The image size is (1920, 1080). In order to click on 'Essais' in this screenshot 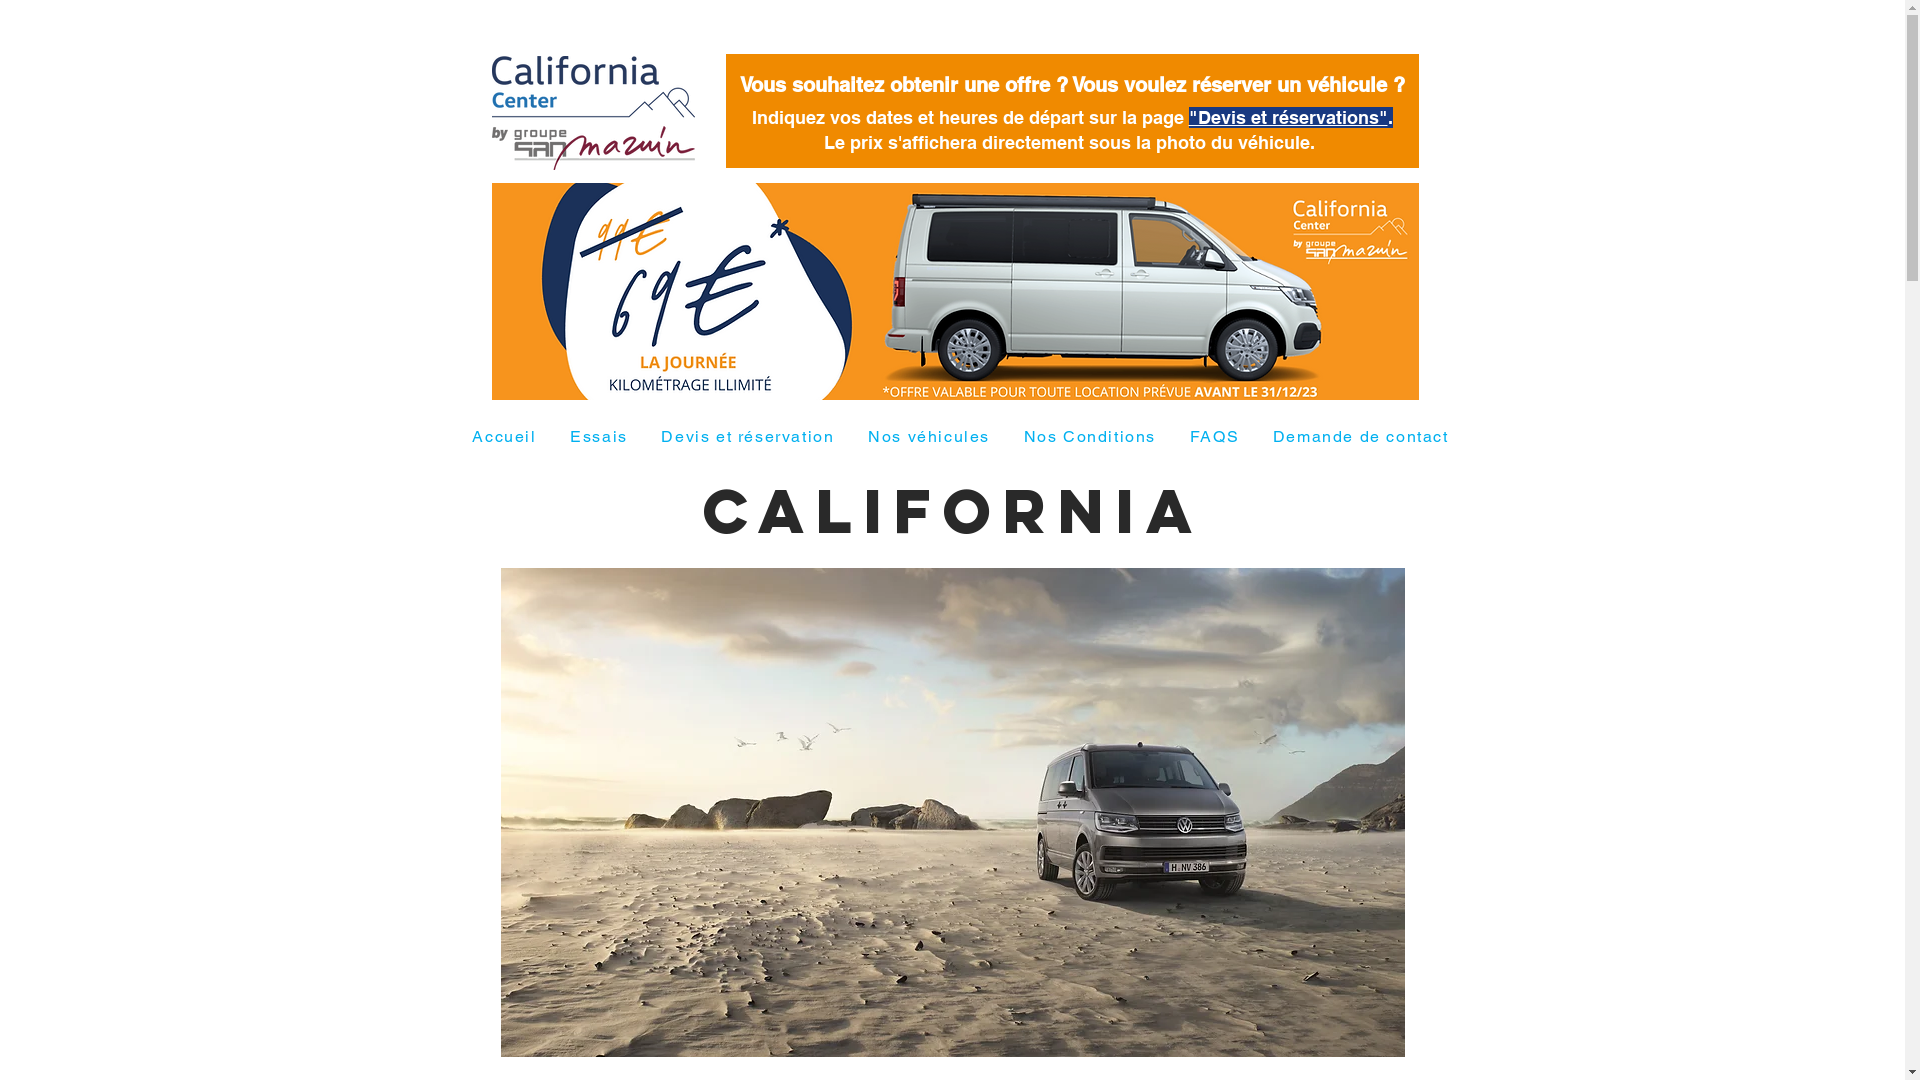, I will do `click(597, 436)`.